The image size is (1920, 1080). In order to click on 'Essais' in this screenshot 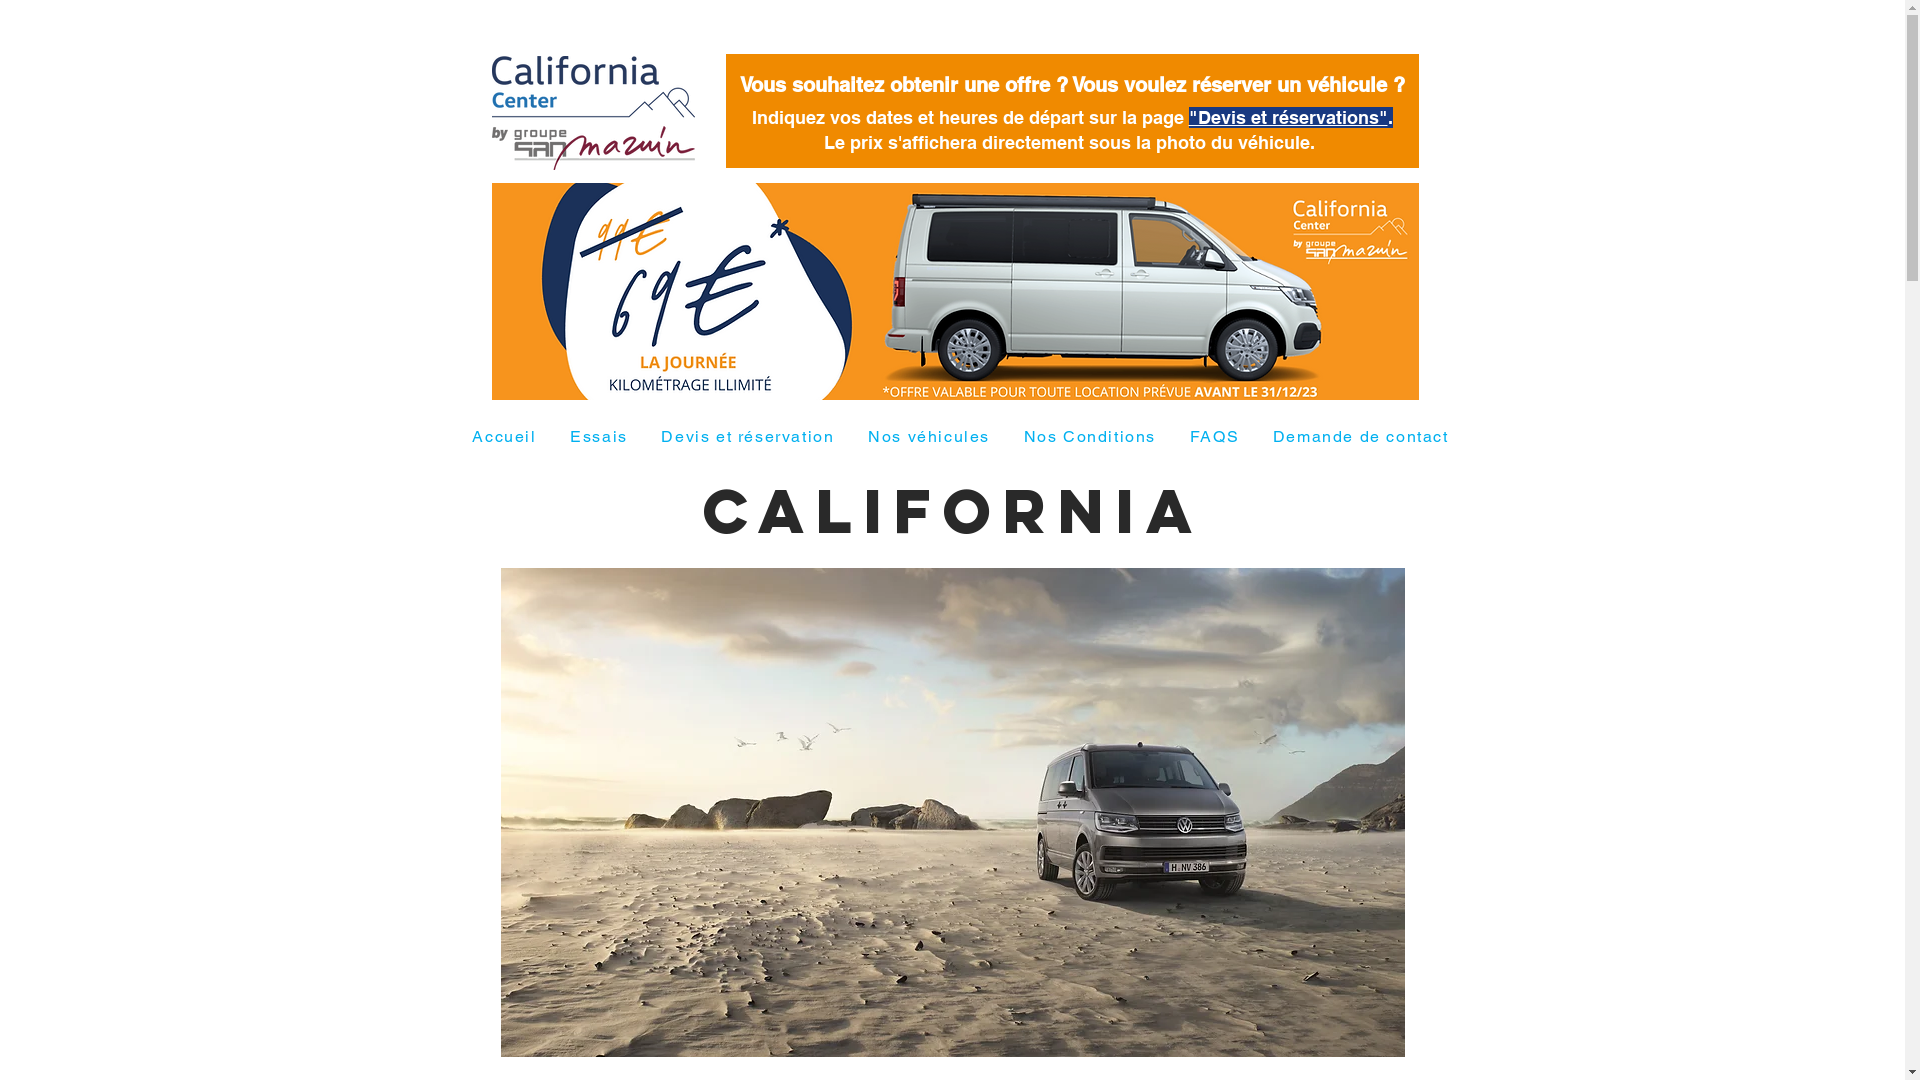, I will do `click(597, 436)`.